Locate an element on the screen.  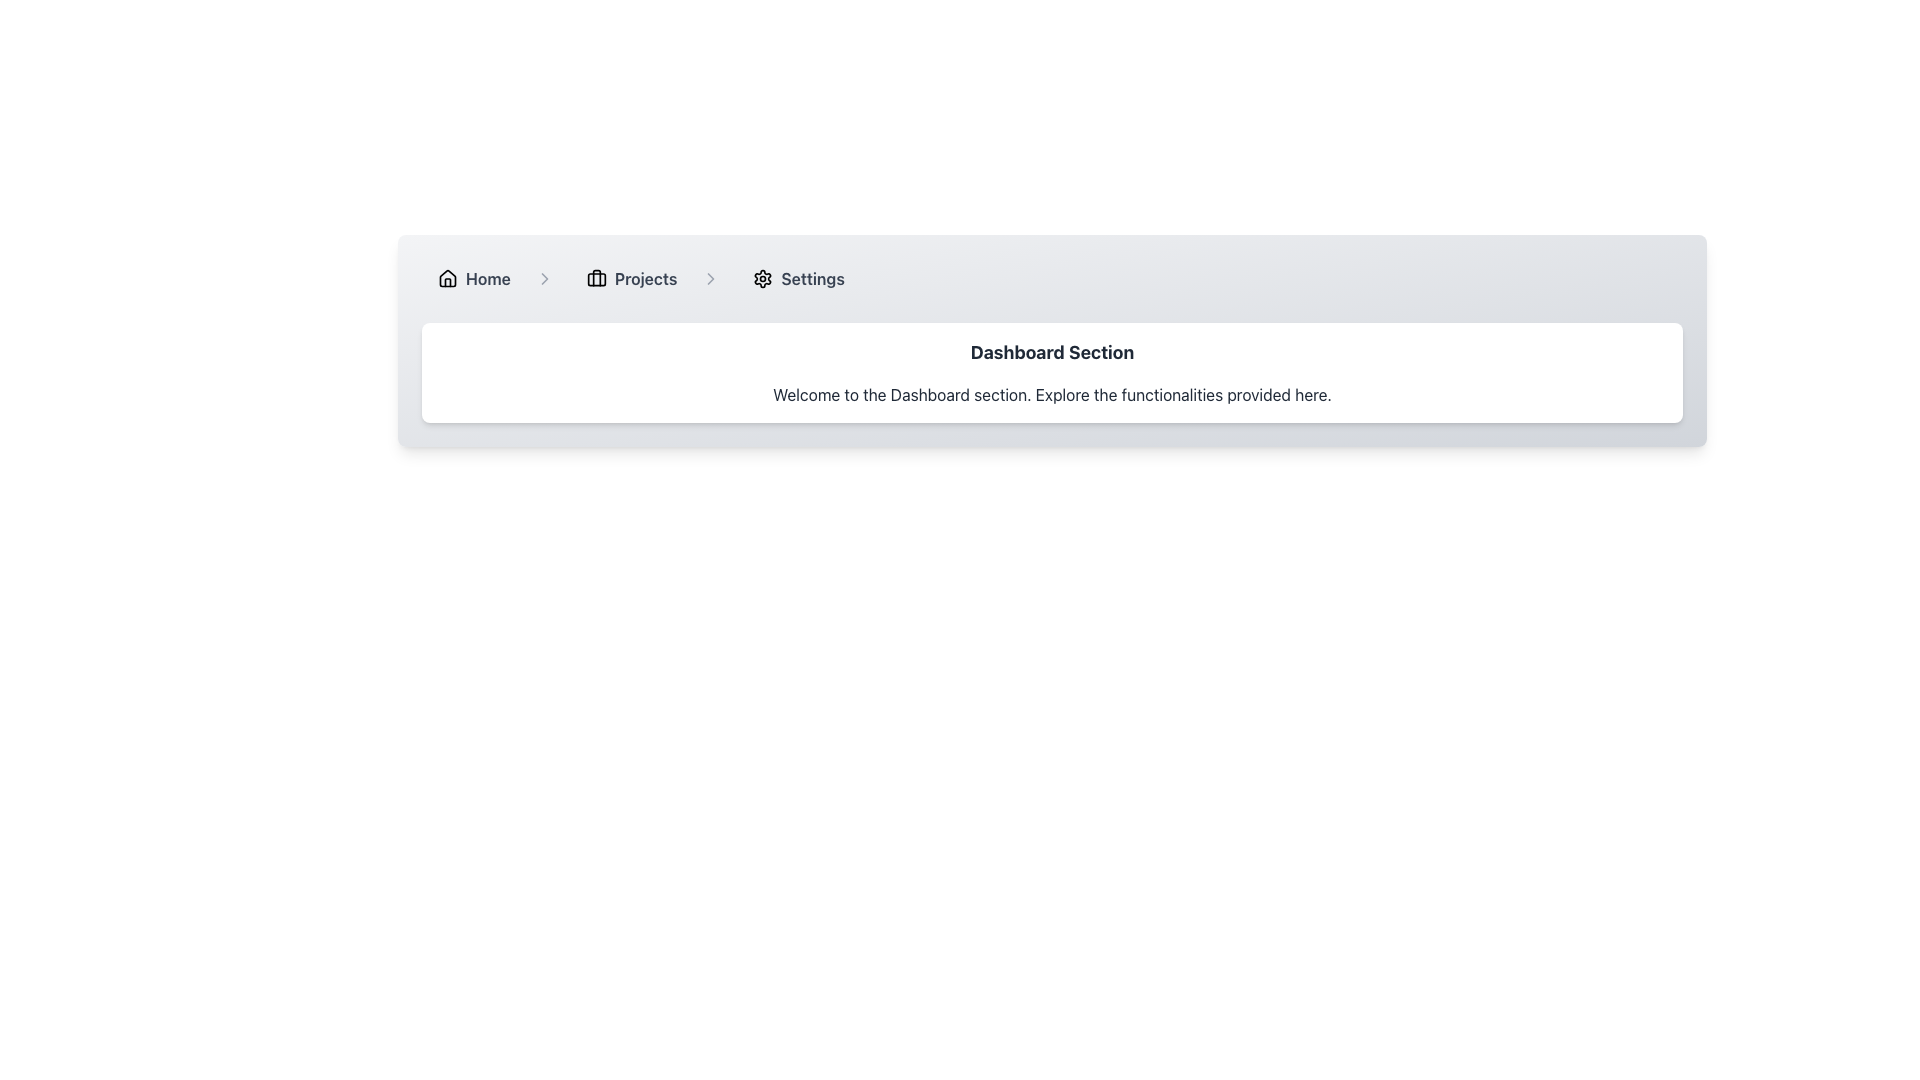
the informational text block that provides guidance about the Dashboard section, located below the 'Dashboard Section' heading is located at coordinates (1051, 394).